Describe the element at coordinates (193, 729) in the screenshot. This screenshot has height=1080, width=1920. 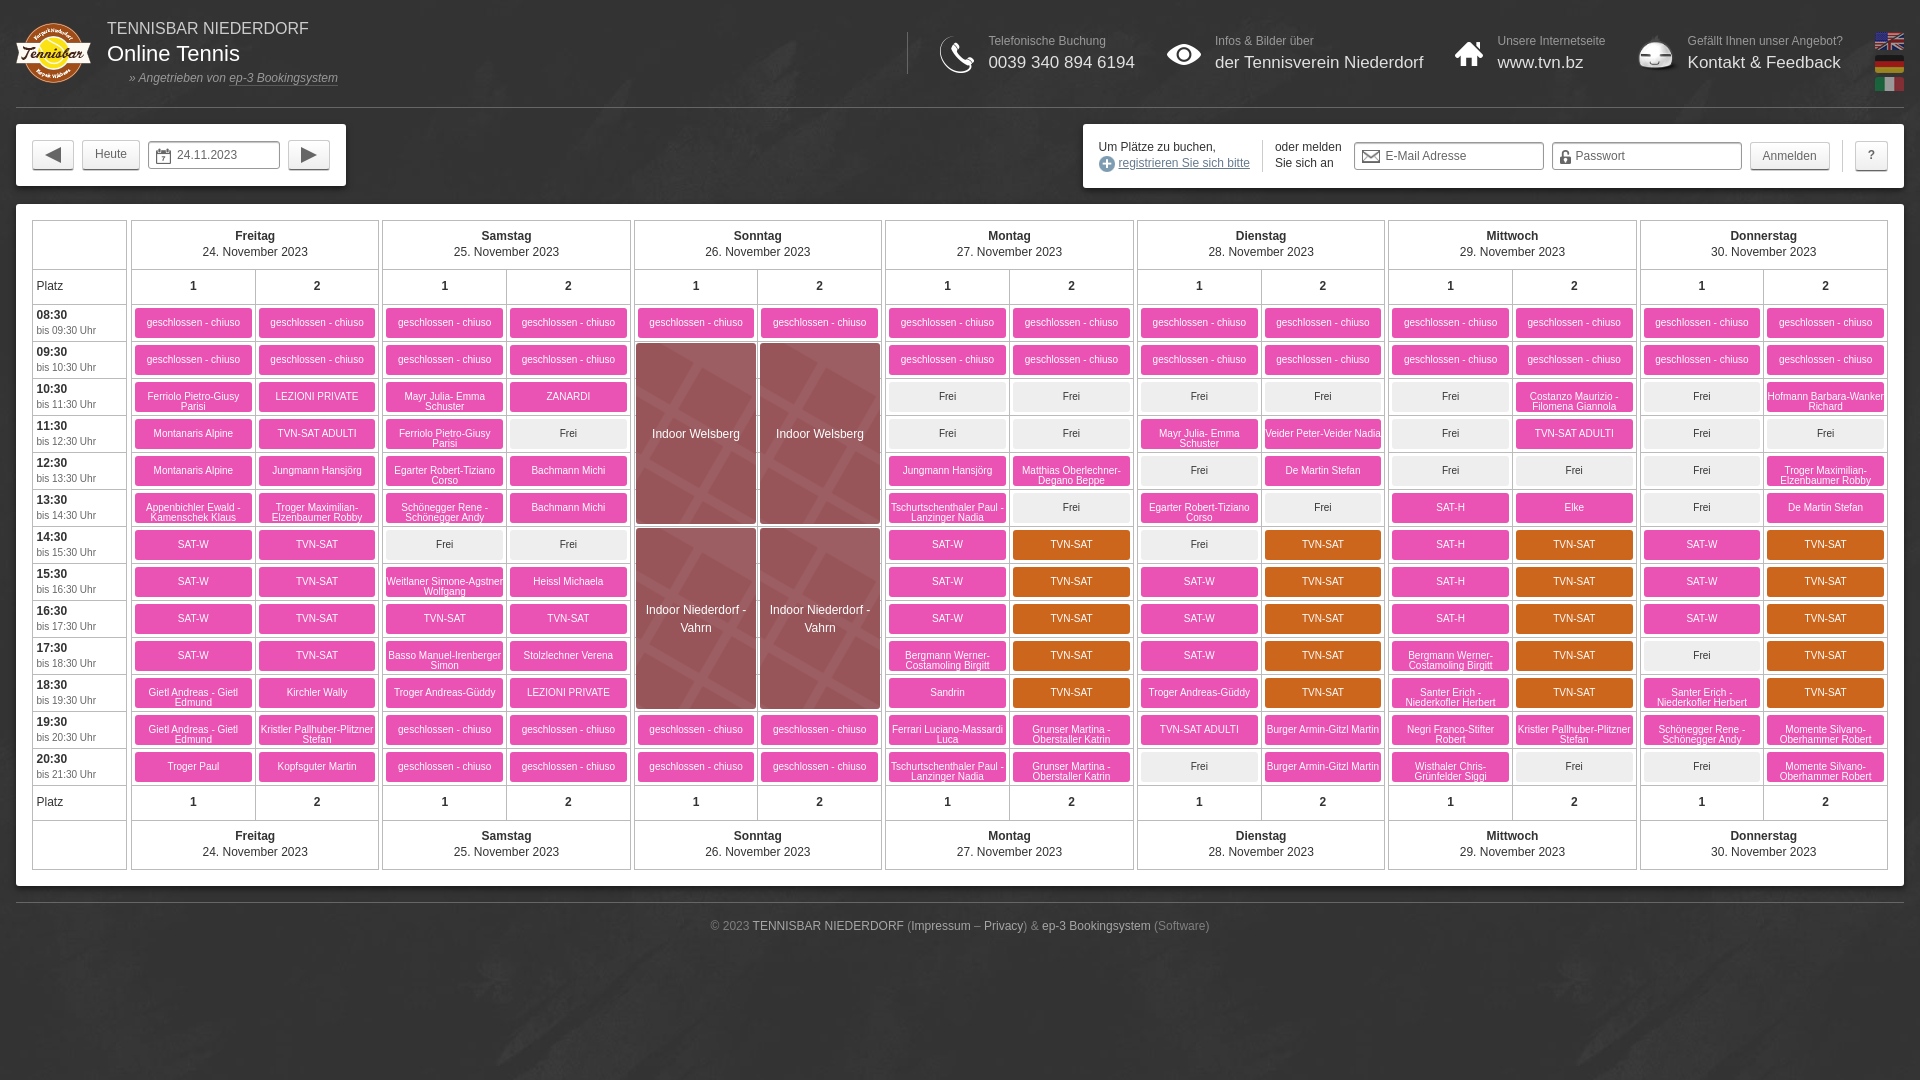
I see `'Gietl Andreas - Gietl Edmund'` at that location.